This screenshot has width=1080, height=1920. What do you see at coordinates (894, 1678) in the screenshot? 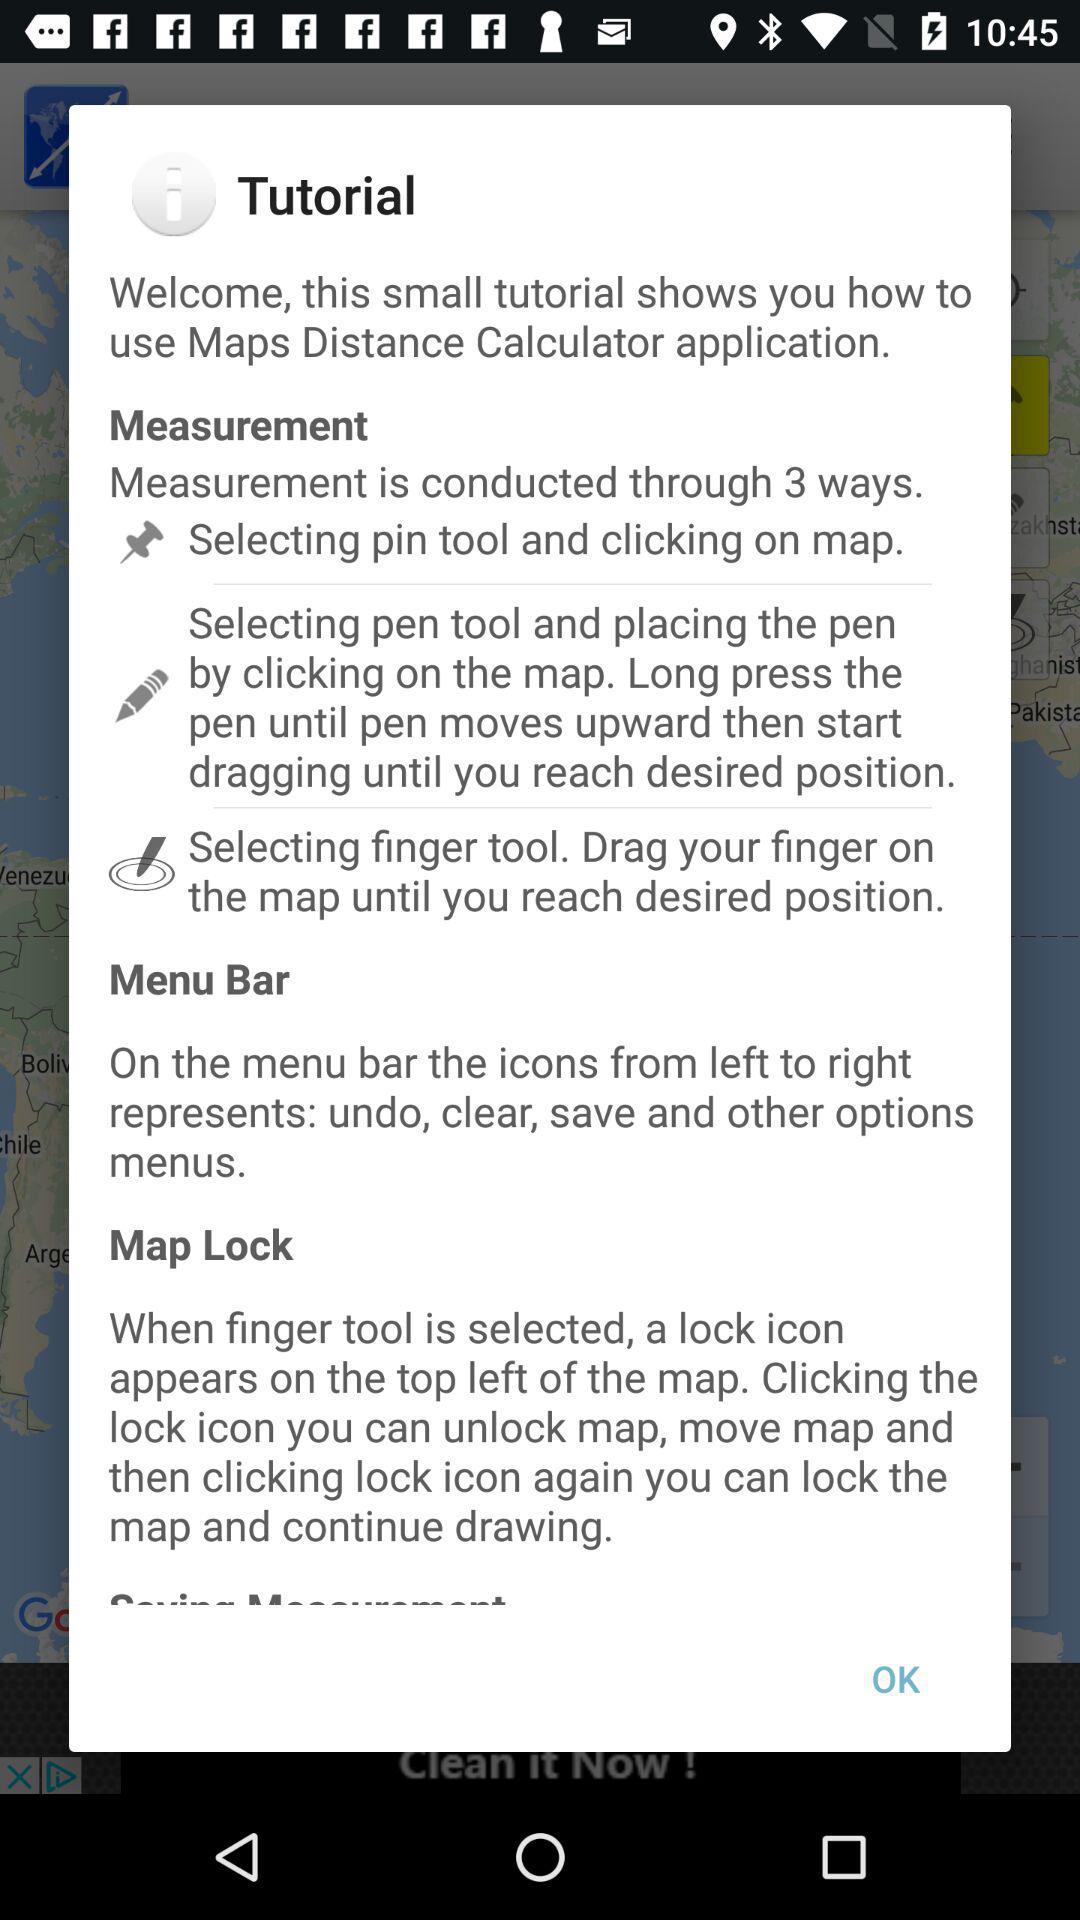
I see `ok at the bottom right corner` at bounding box center [894, 1678].